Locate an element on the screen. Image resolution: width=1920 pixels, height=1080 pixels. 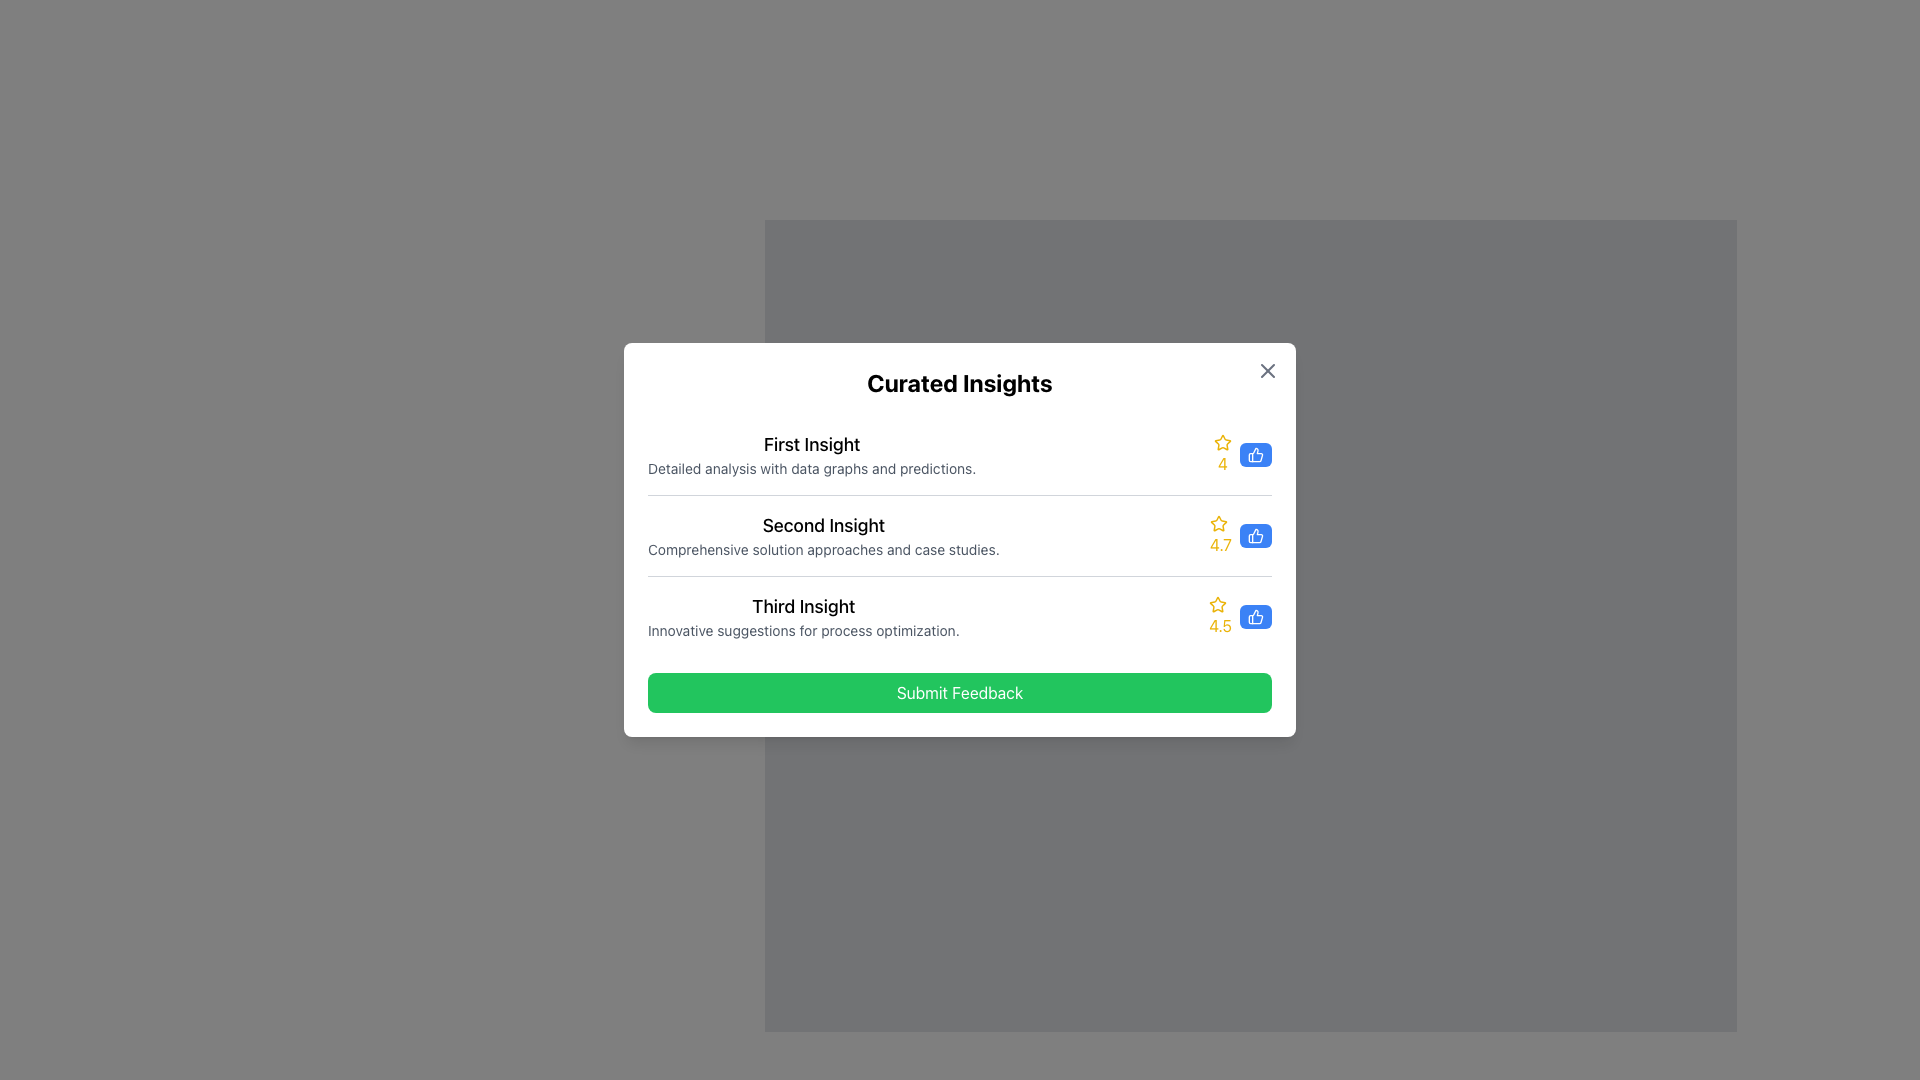
the text label reading 'Third Insight', which is prominently styled in a large and bold font, located centrally in the dialog box above the 'Submit Feedback' button is located at coordinates (803, 605).